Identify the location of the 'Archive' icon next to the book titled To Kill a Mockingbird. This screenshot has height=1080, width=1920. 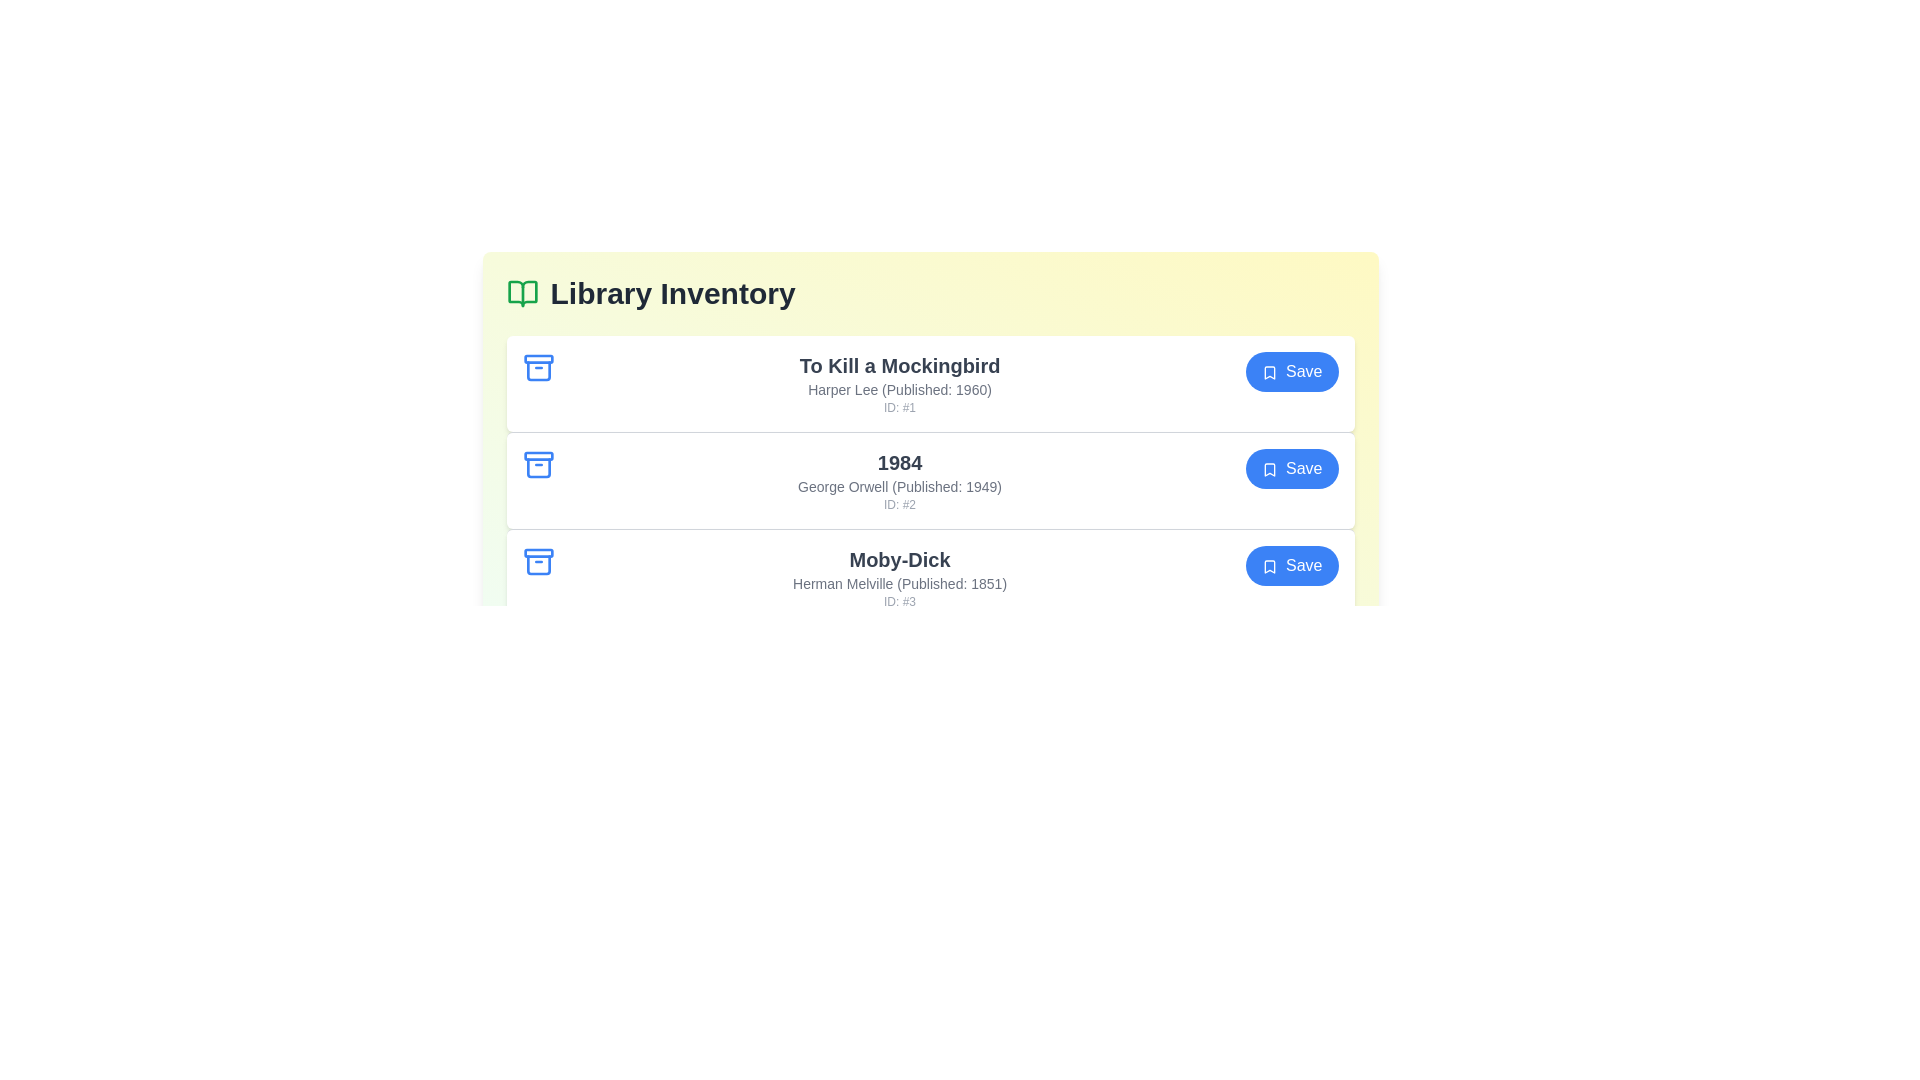
(538, 367).